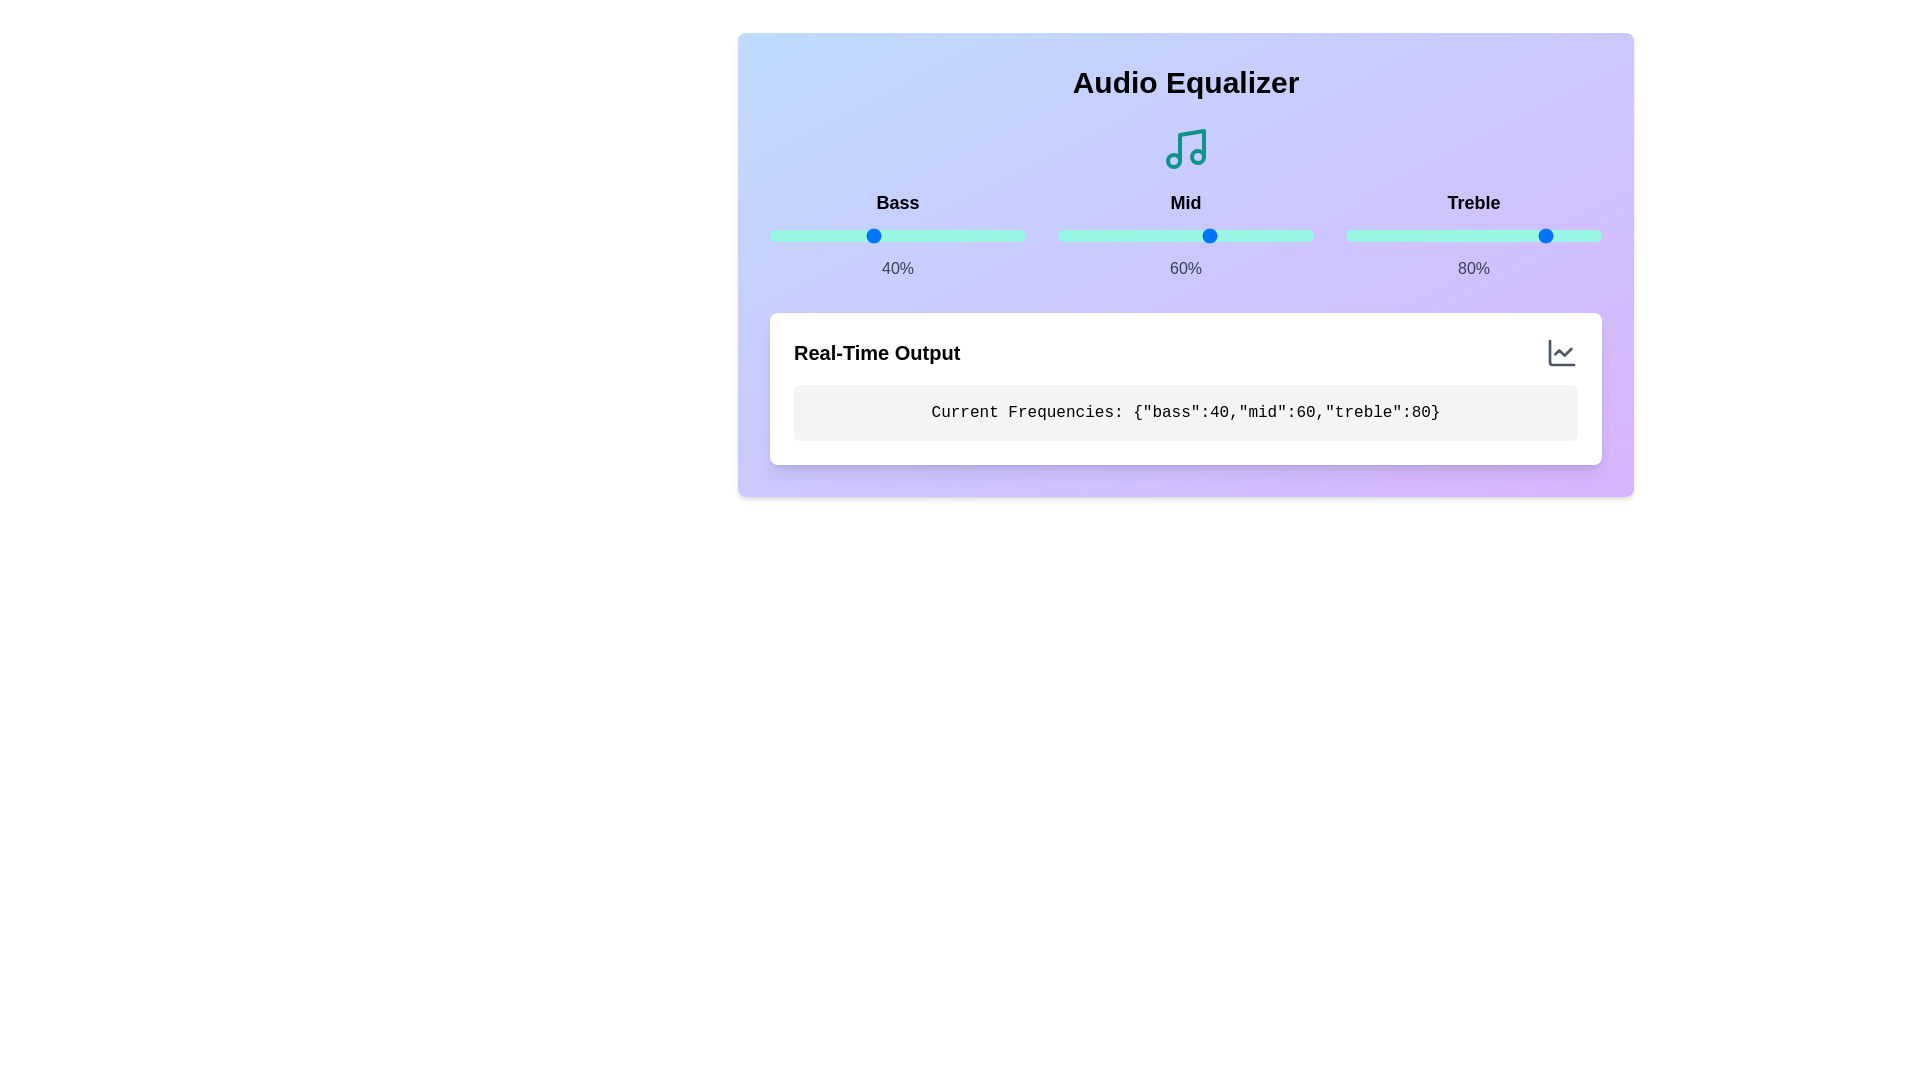 Image resolution: width=1920 pixels, height=1080 pixels. What do you see at coordinates (1473, 203) in the screenshot?
I see `the 'Treble' label, which is styled in bold and capitalized font, displayed in black on a violet background, located near the top right of the equalizer interface` at bounding box center [1473, 203].